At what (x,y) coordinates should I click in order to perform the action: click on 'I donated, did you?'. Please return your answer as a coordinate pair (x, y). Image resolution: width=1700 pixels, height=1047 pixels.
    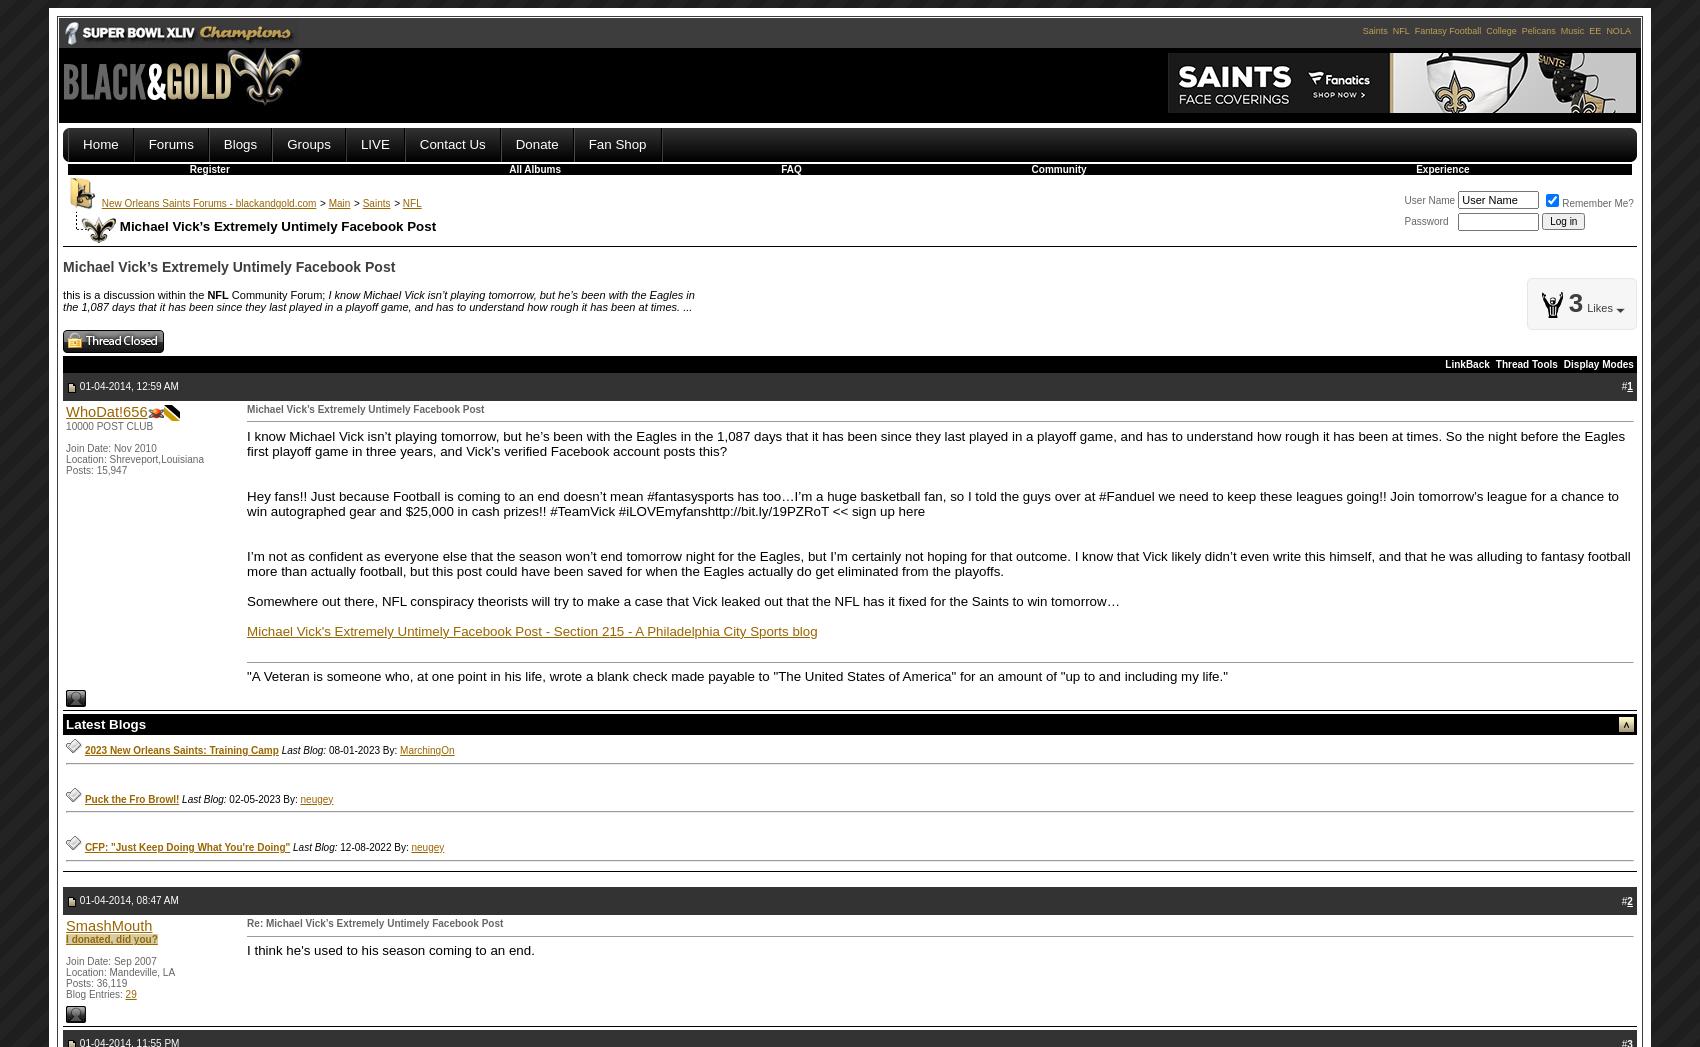
    Looking at the image, I should click on (110, 939).